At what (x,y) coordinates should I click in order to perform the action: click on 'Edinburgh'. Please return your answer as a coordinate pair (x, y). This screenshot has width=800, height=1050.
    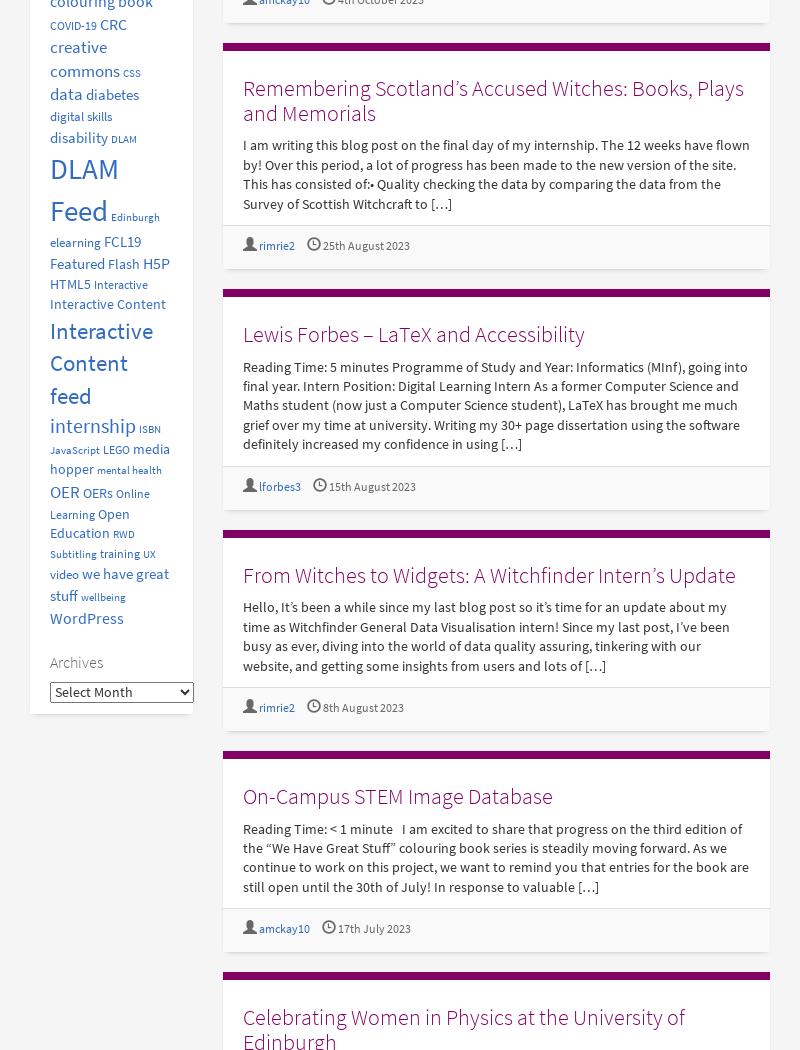
    Looking at the image, I should click on (135, 216).